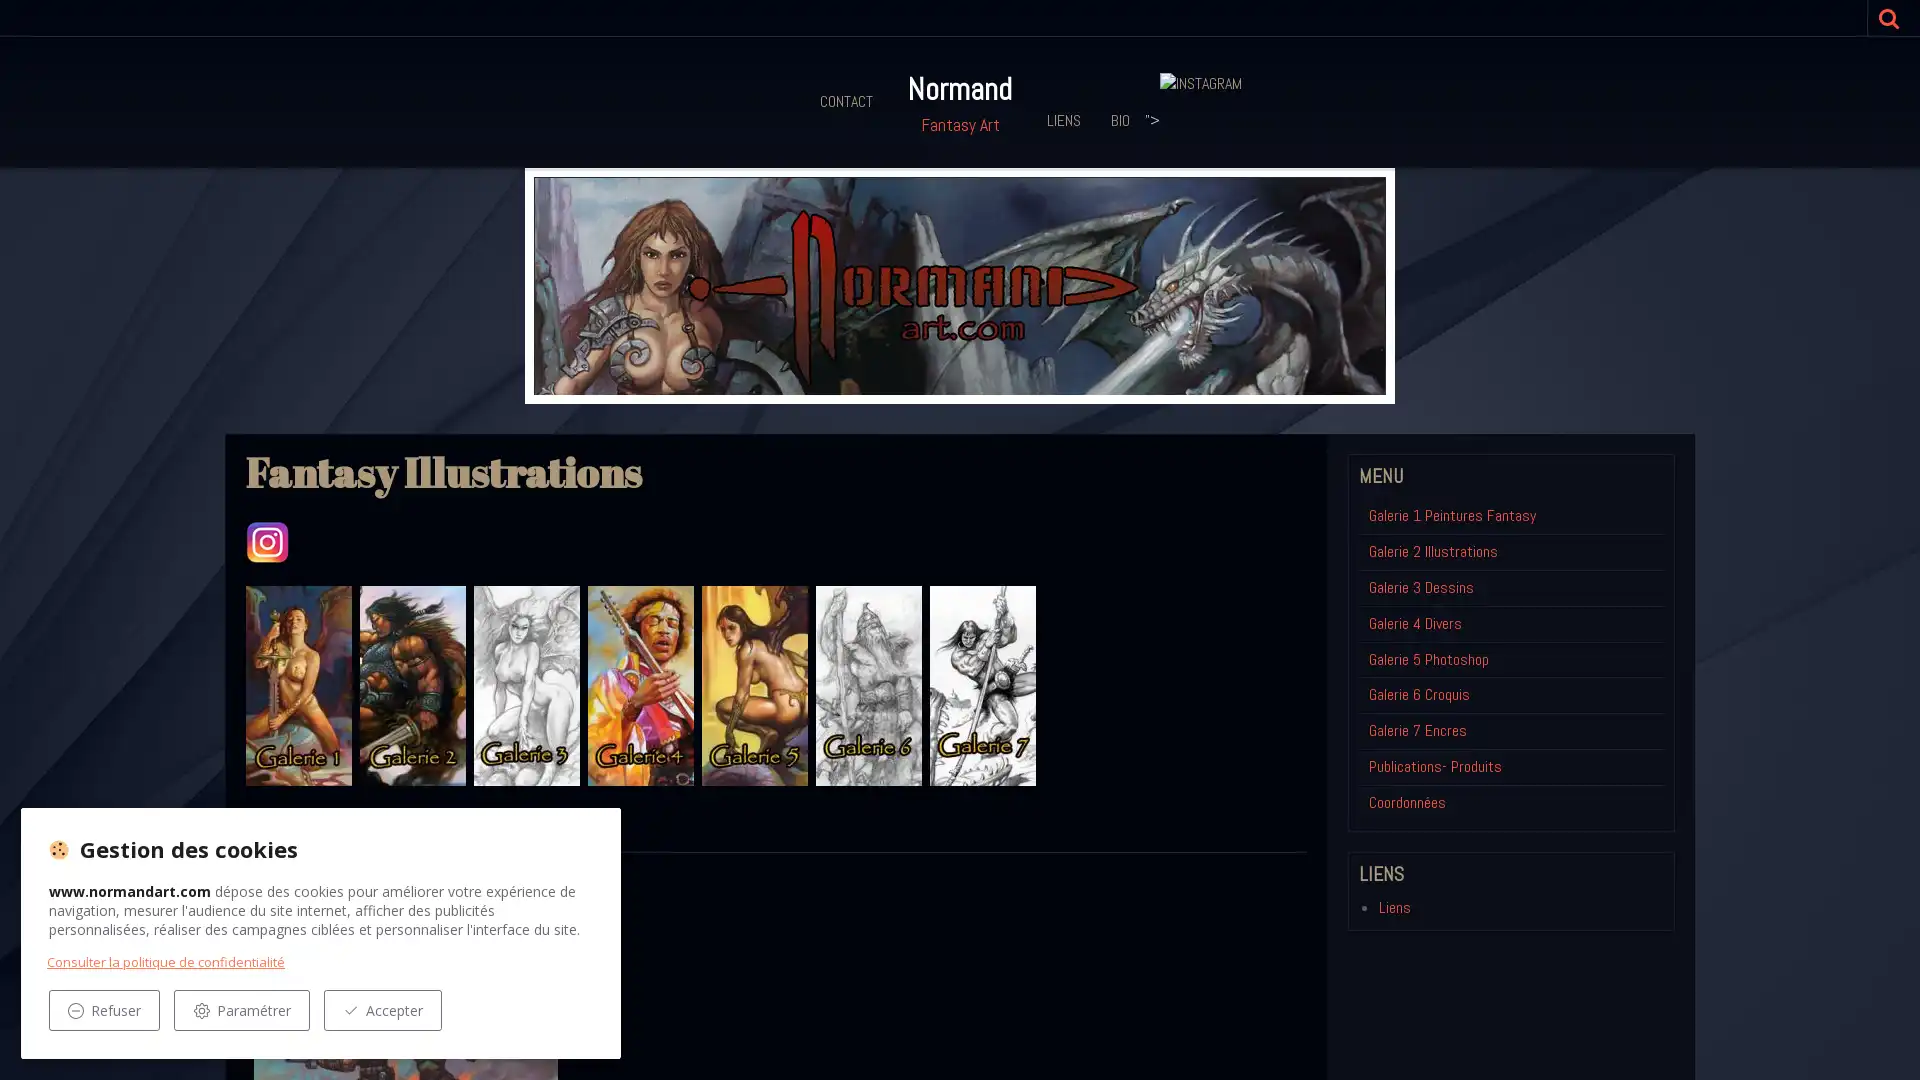  I want to click on Parametrer, so click(240, 1010).